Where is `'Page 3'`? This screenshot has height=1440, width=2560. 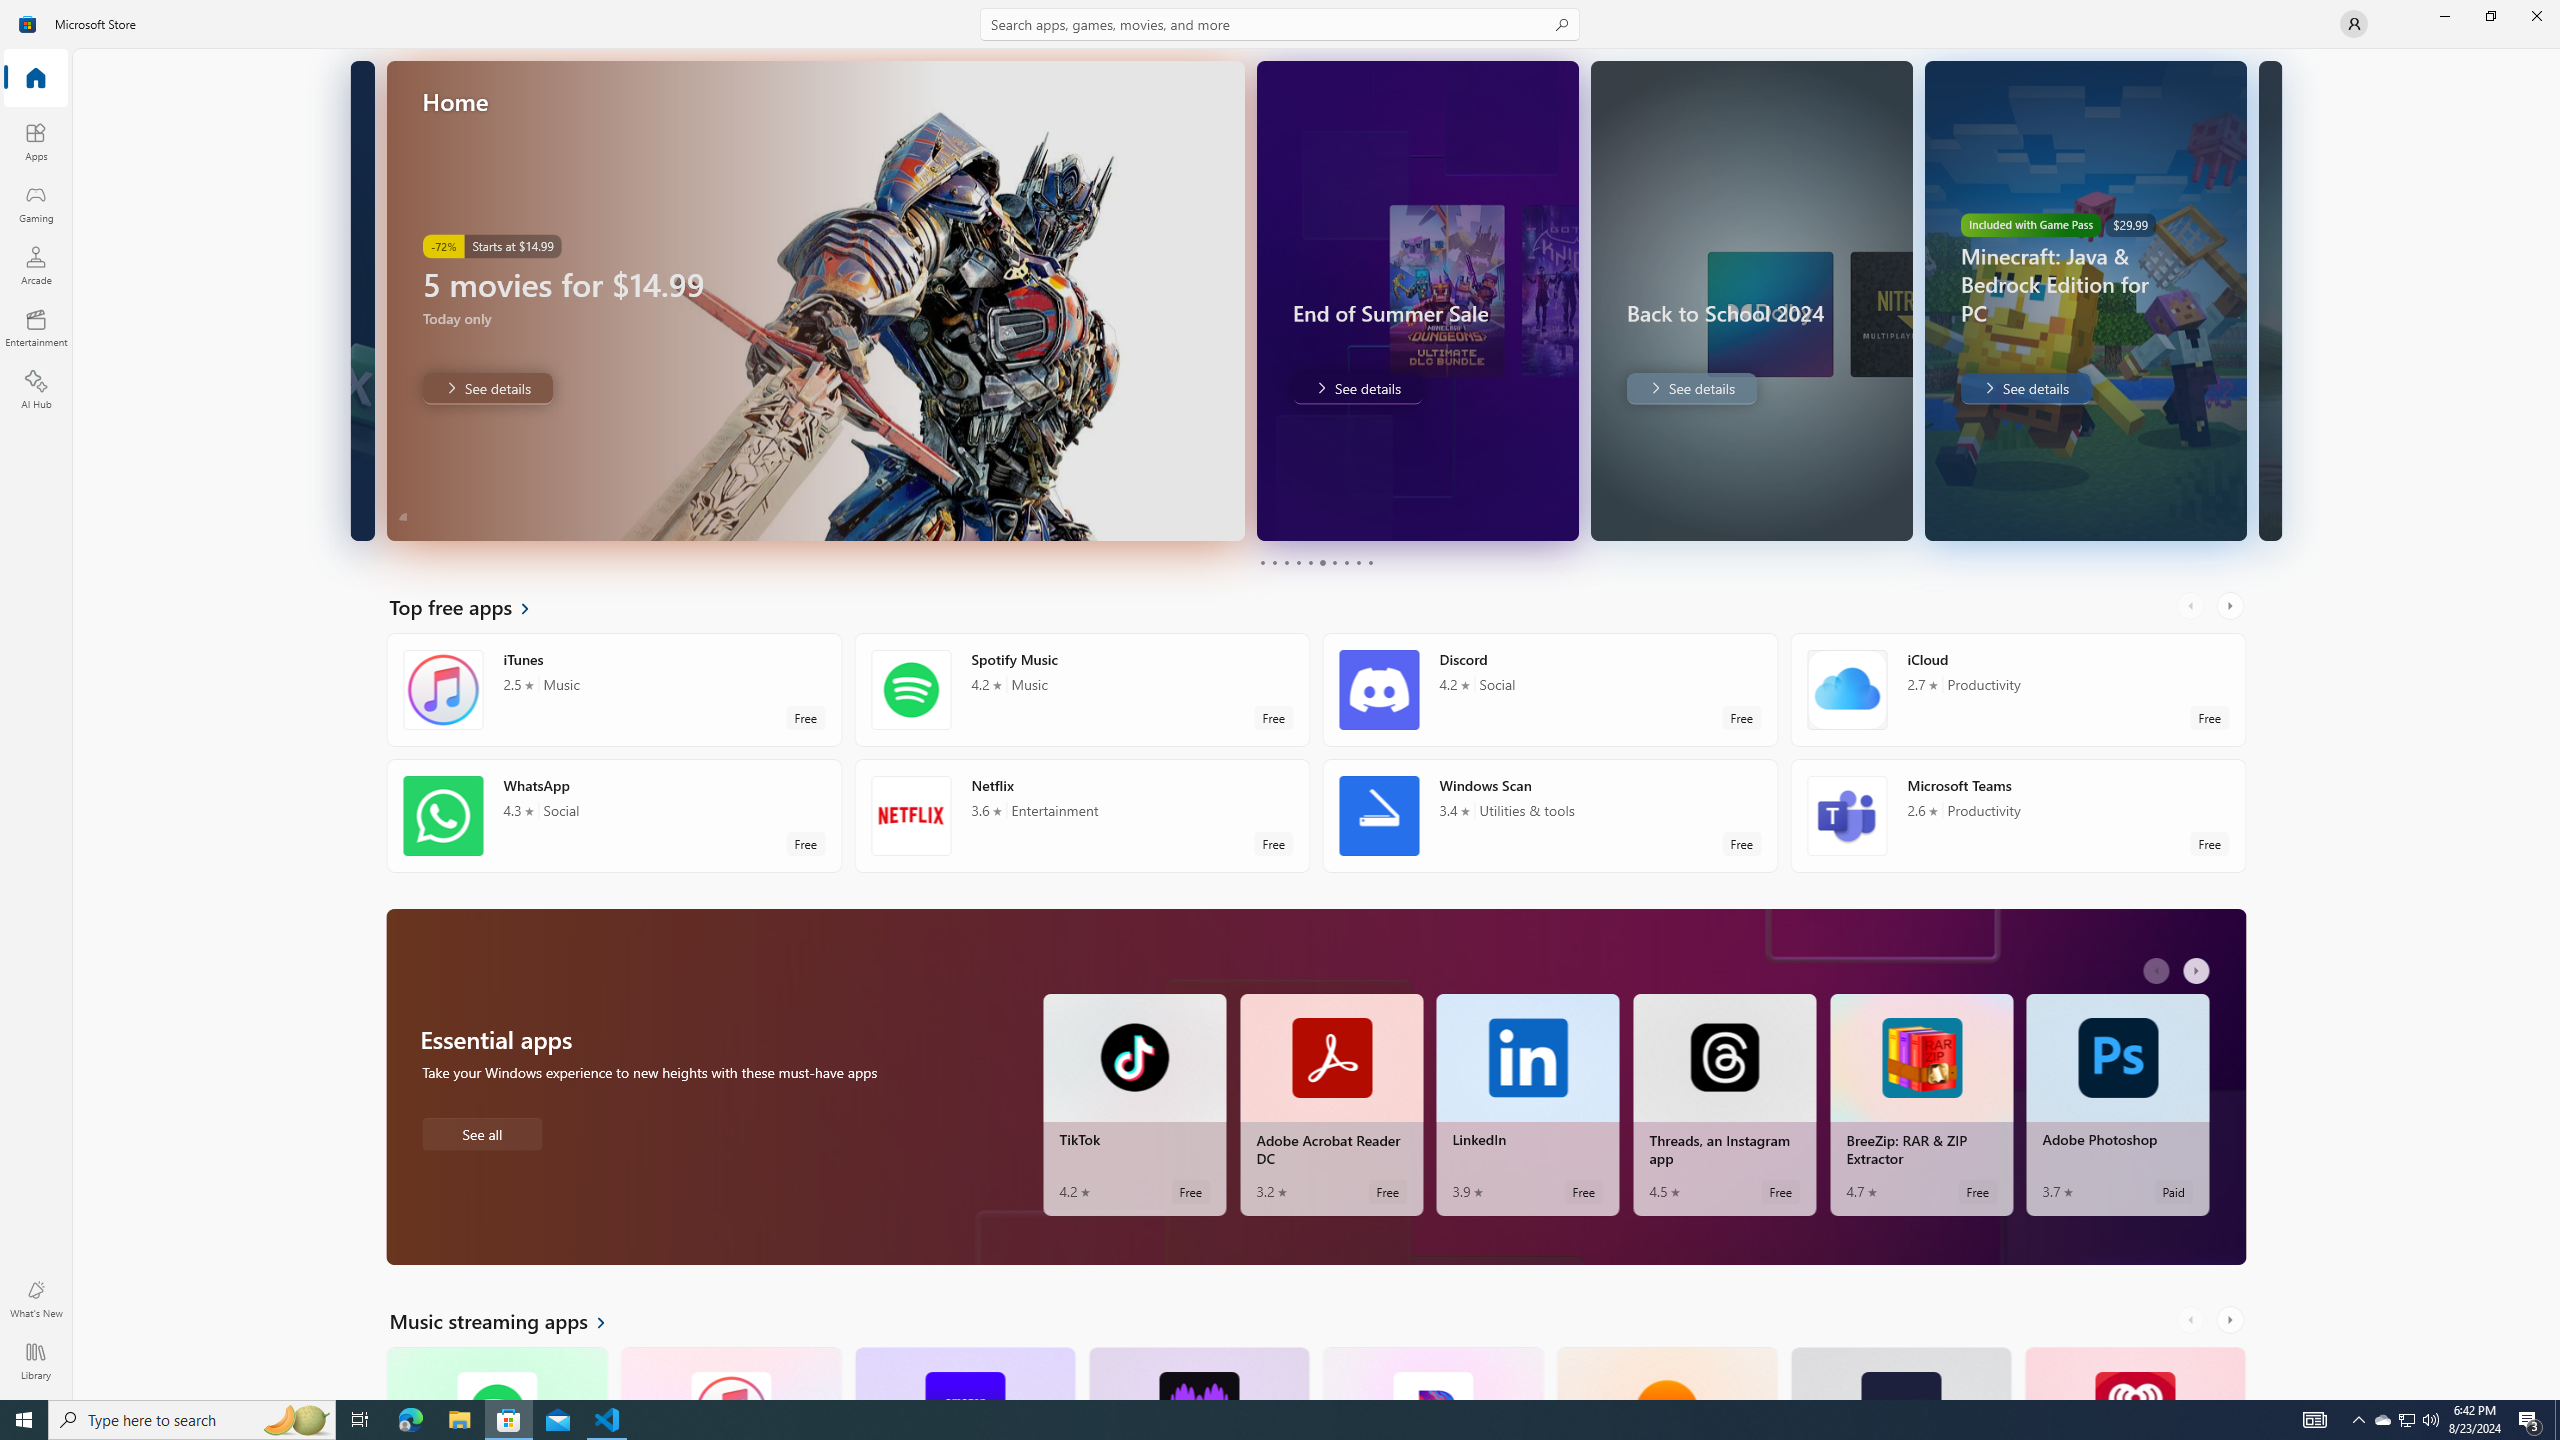 'Page 3' is located at coordinates (1285, 562).